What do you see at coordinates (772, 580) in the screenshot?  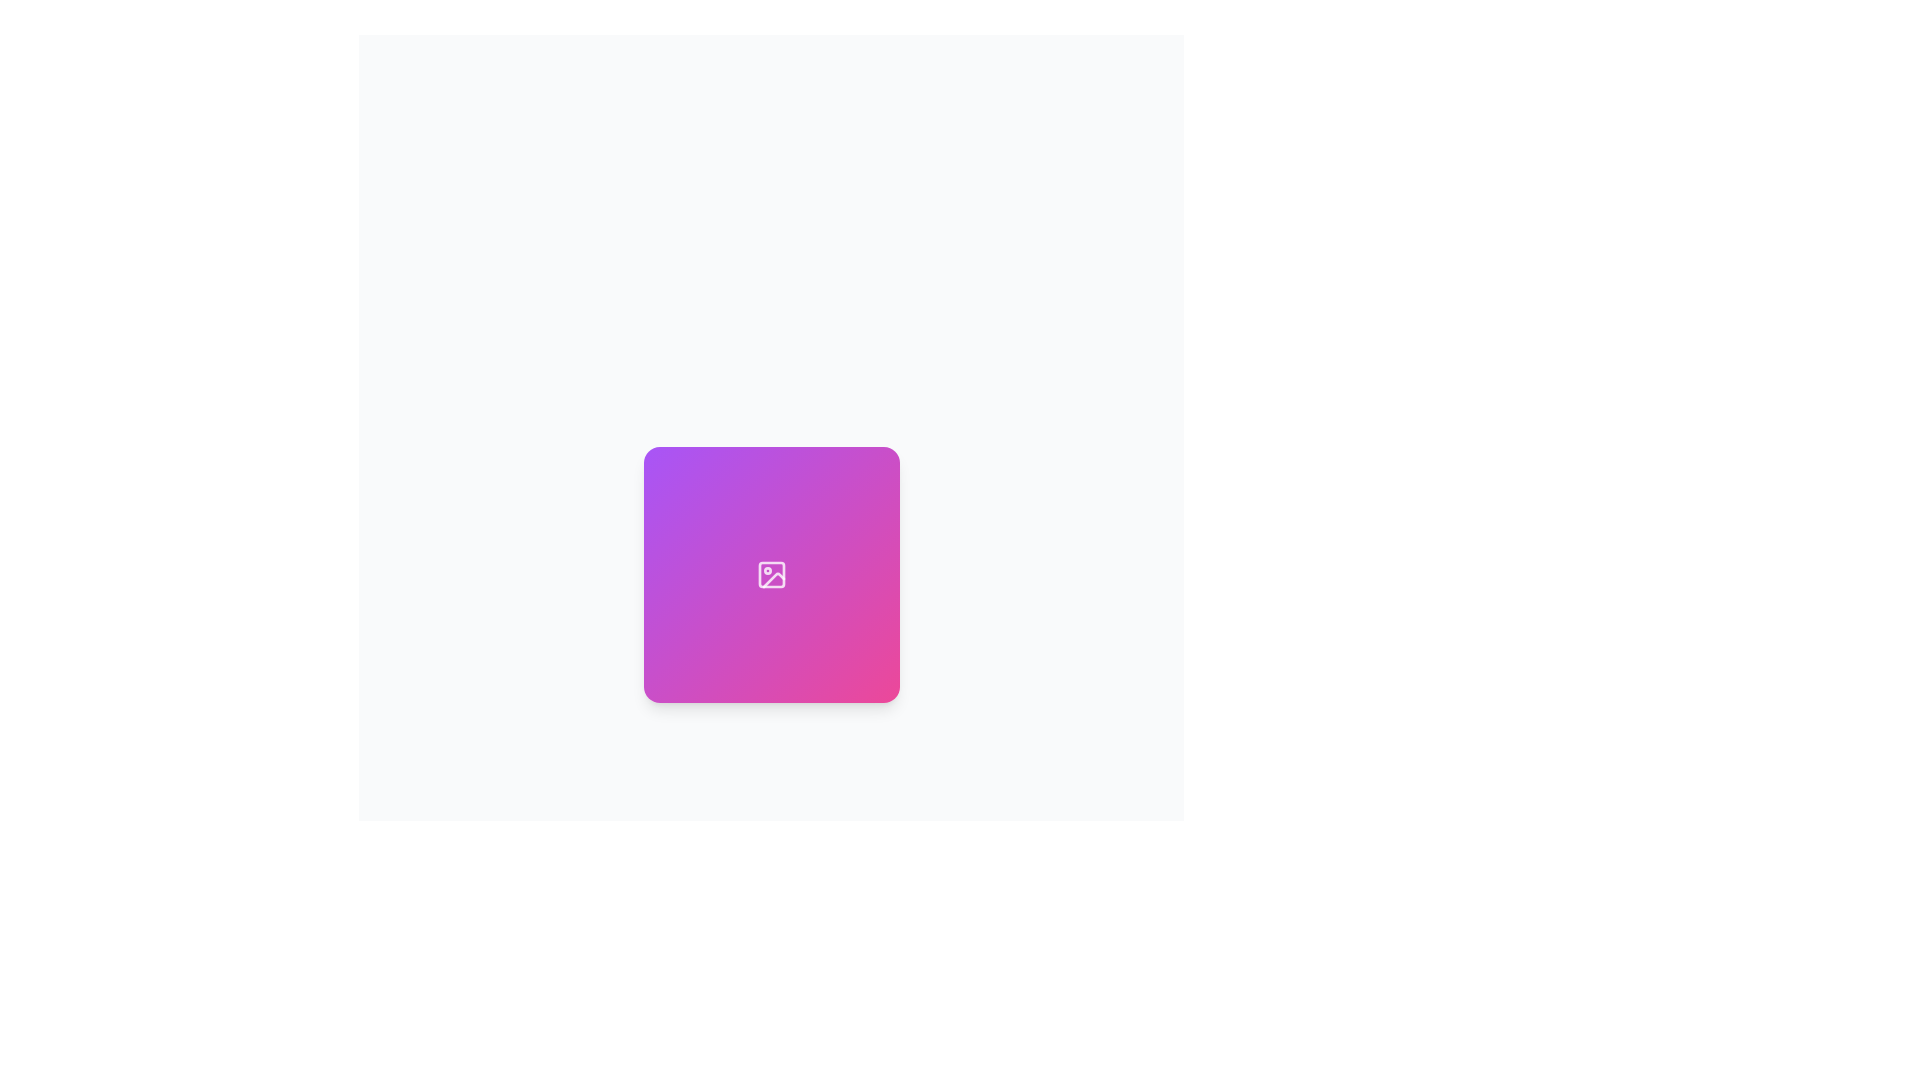 I see `the diagonal line segment graphic within the SVG icon, located in the lower-left section of the icon, which is part of a design on a gradient background transitioning from purple to pink` at bounding box center [772, 580].